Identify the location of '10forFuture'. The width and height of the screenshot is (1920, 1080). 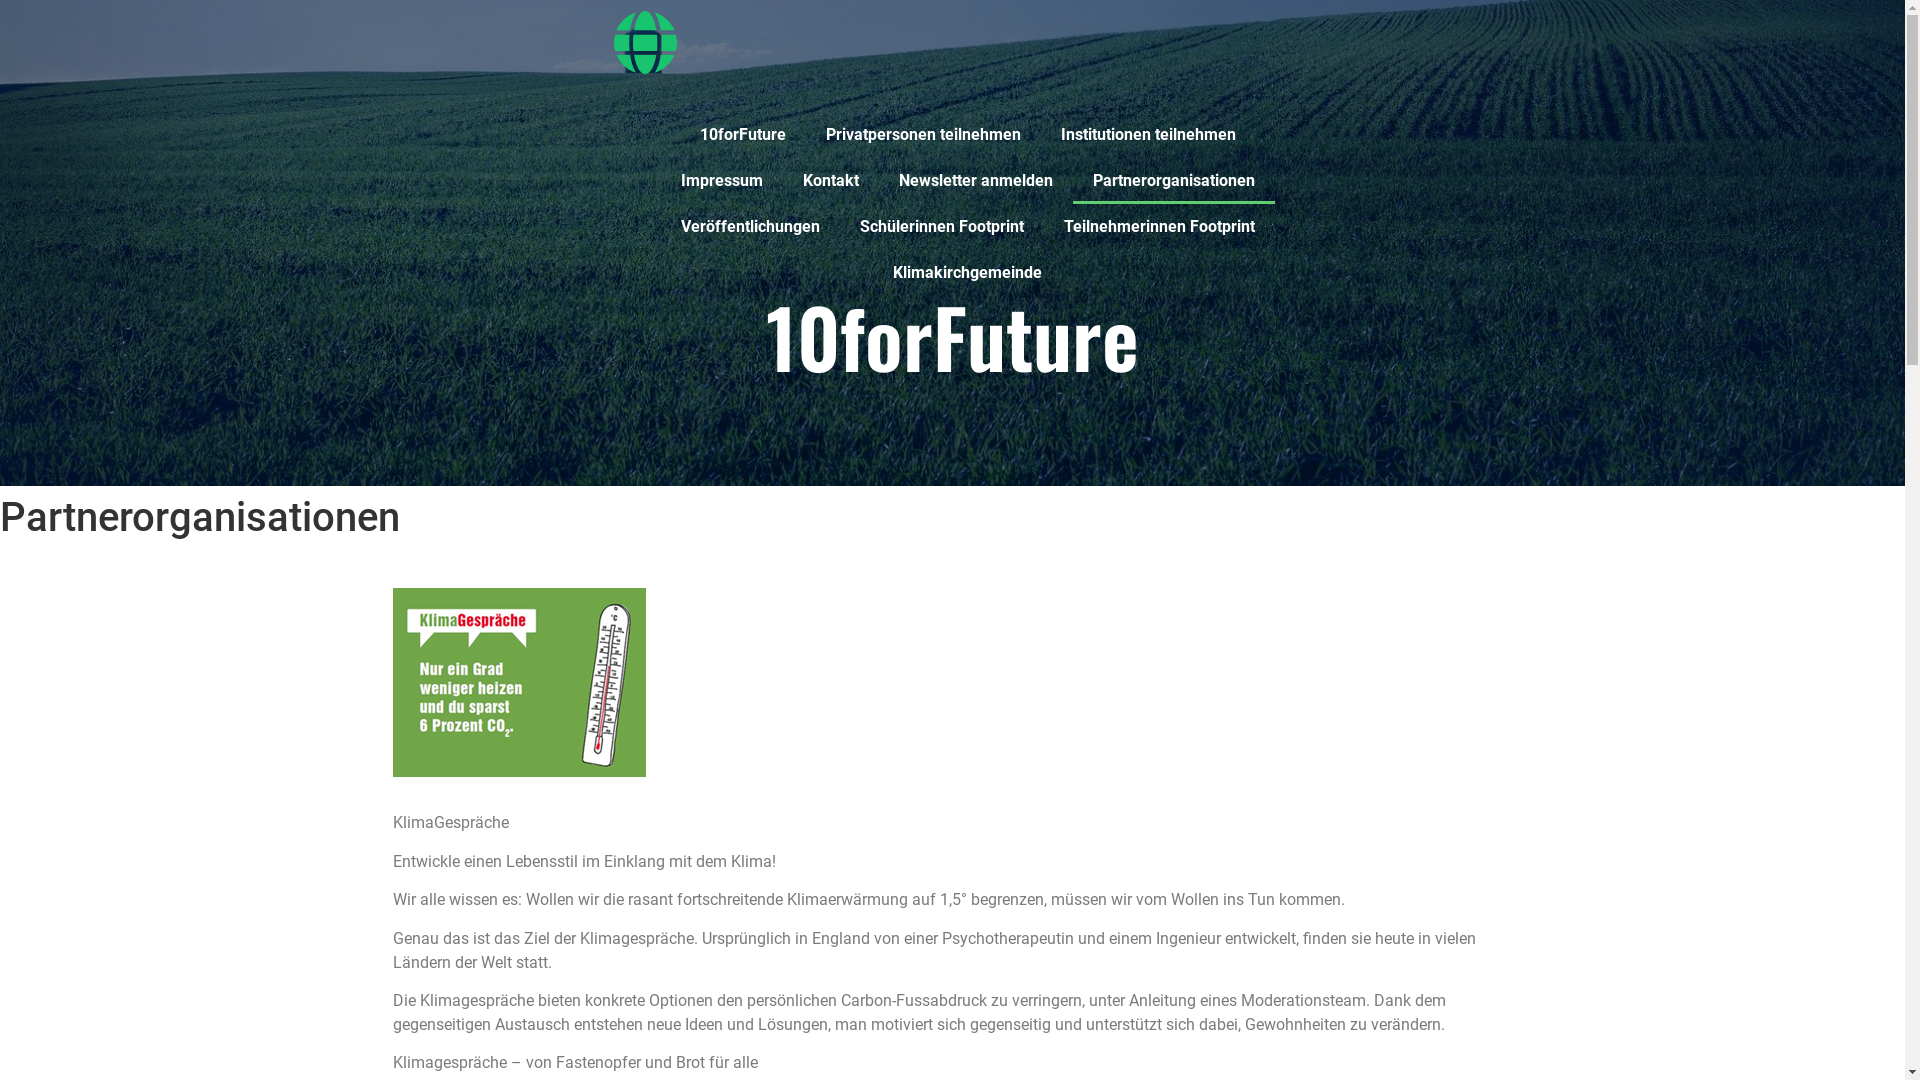
(742, 135).